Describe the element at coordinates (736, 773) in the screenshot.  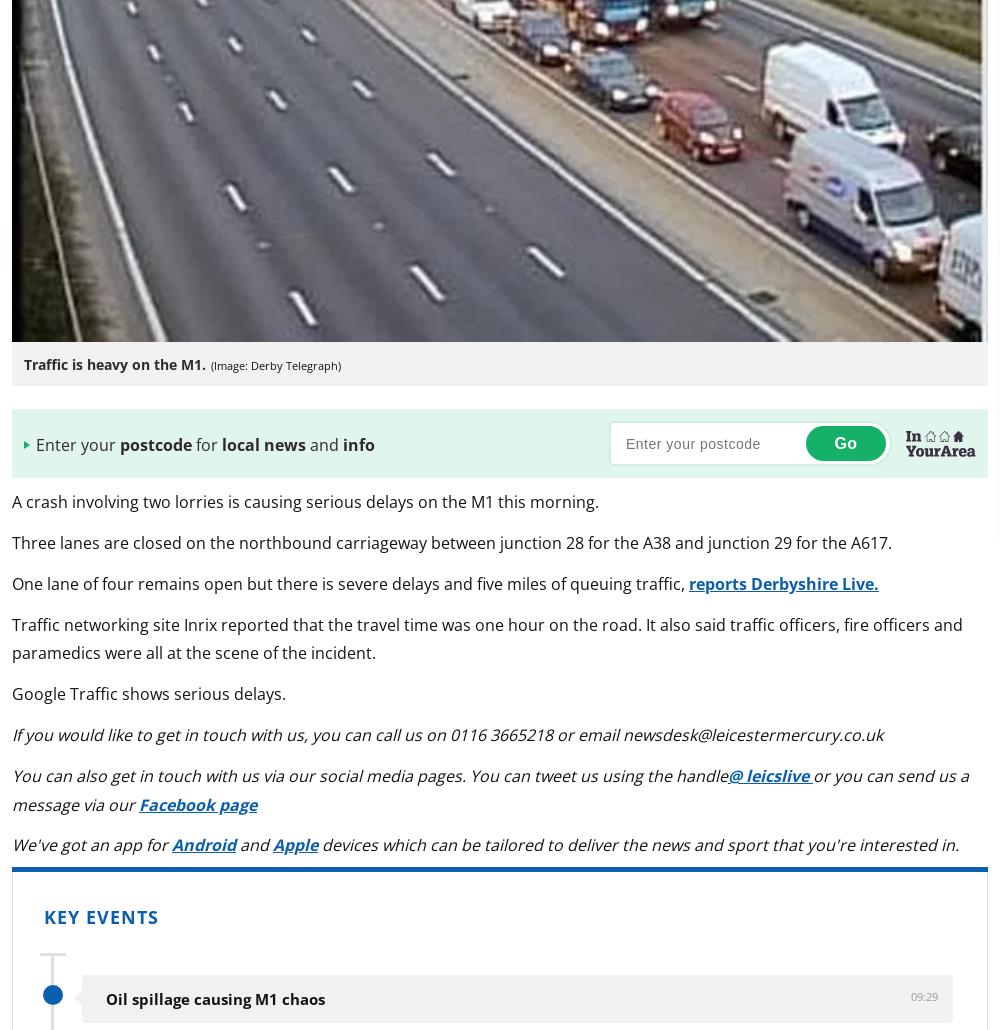
I see `'@'` at that location.